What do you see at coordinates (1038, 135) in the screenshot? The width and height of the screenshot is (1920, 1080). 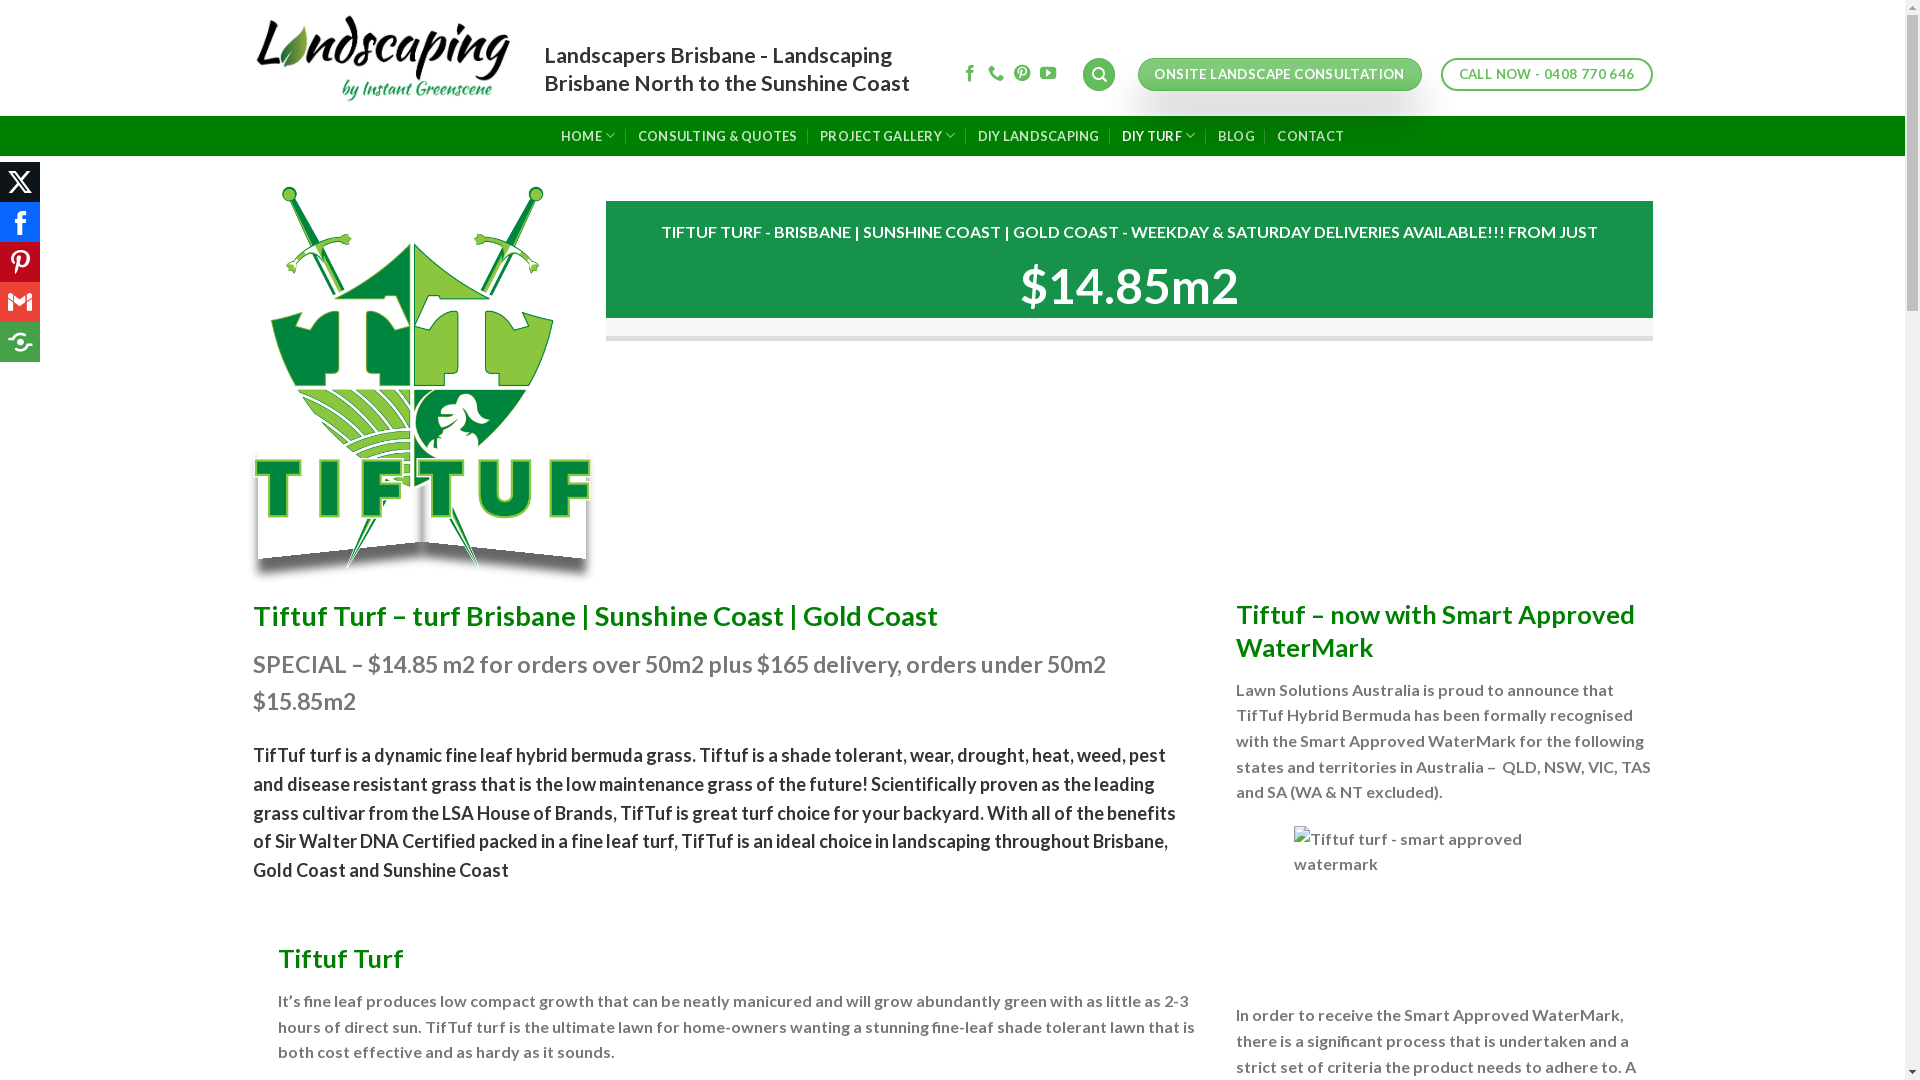 I see `'DIY LANDSCAPING'` at bounding box center [1038, 135].